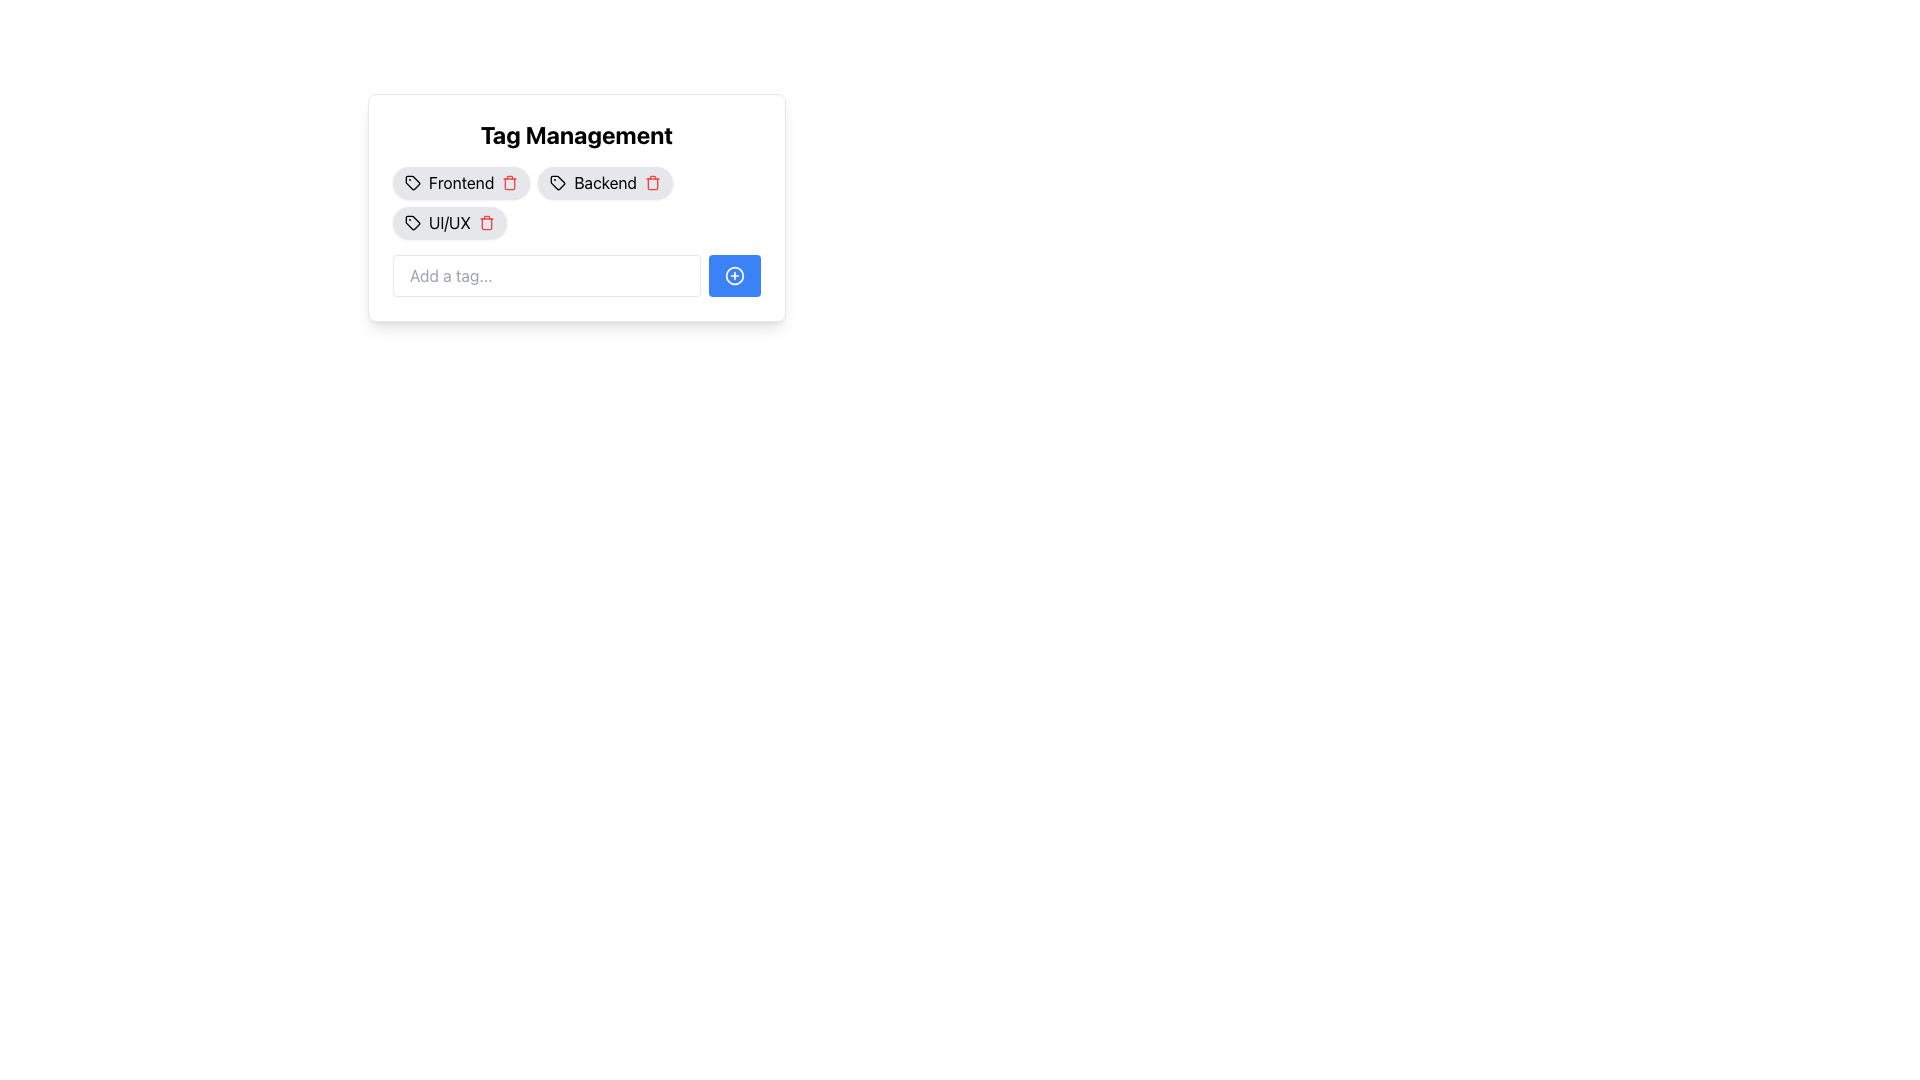 The image size is (1920, 1080). Describe the element at coordinates (411, 182) in the screenshot. I see `the decorative tag icon, which is outlined in black and located at the leftmost position within the 'Frontend' tag group in the Tag Management section` at that location.